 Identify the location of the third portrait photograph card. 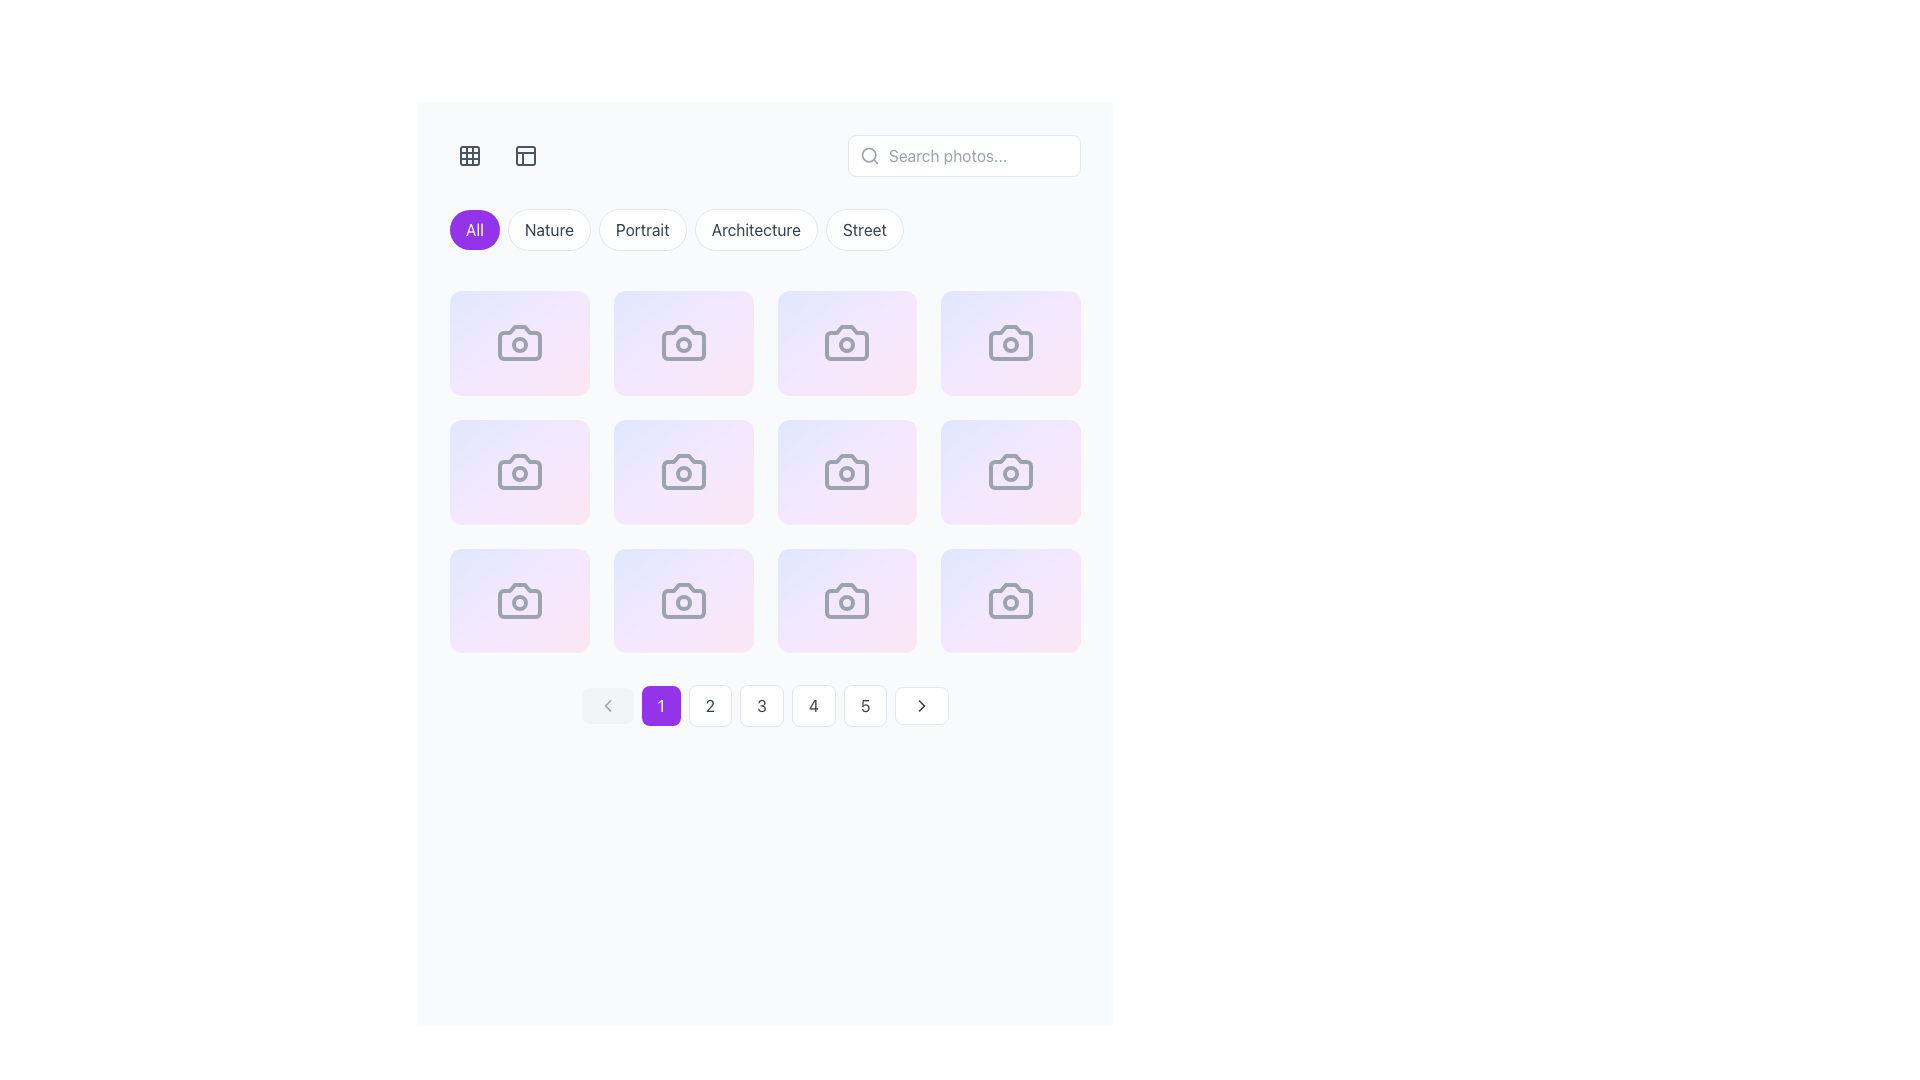
(847, 342).